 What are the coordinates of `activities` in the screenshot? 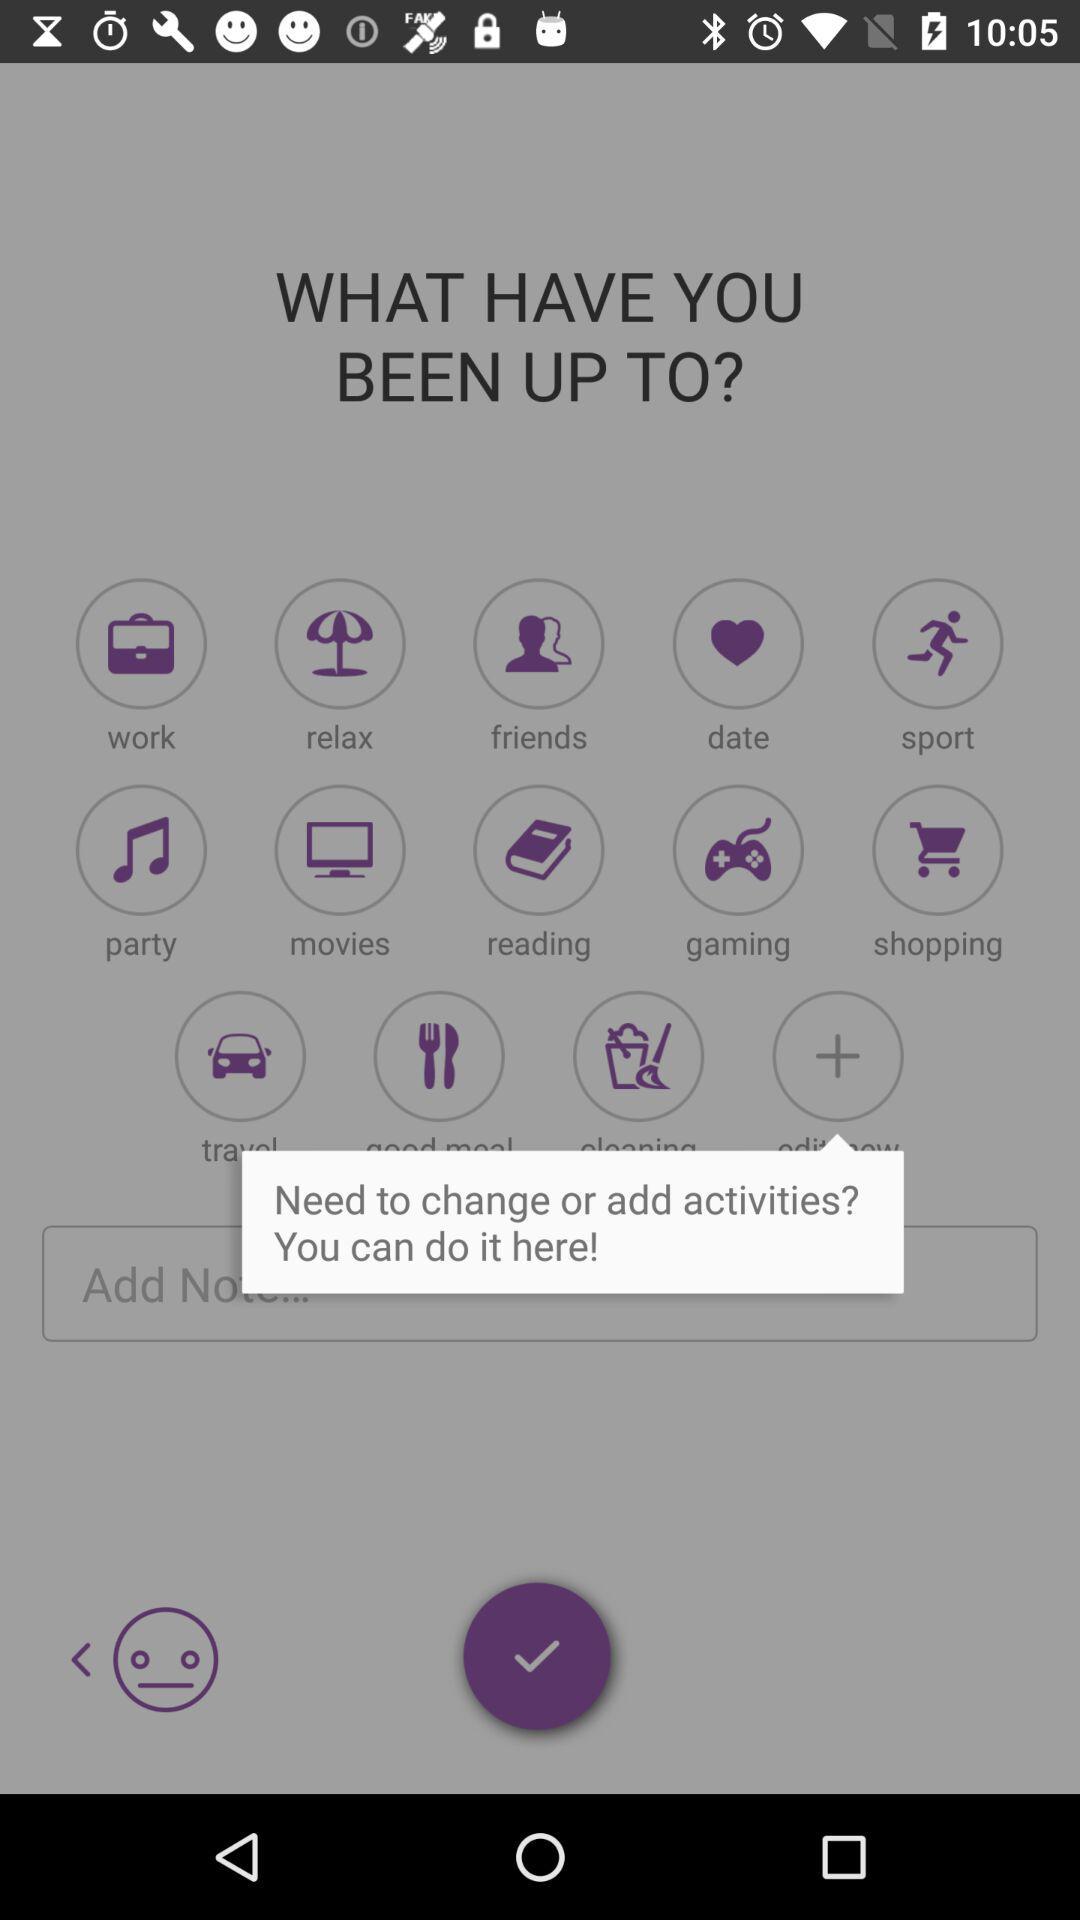 It's located at (438, 1055).